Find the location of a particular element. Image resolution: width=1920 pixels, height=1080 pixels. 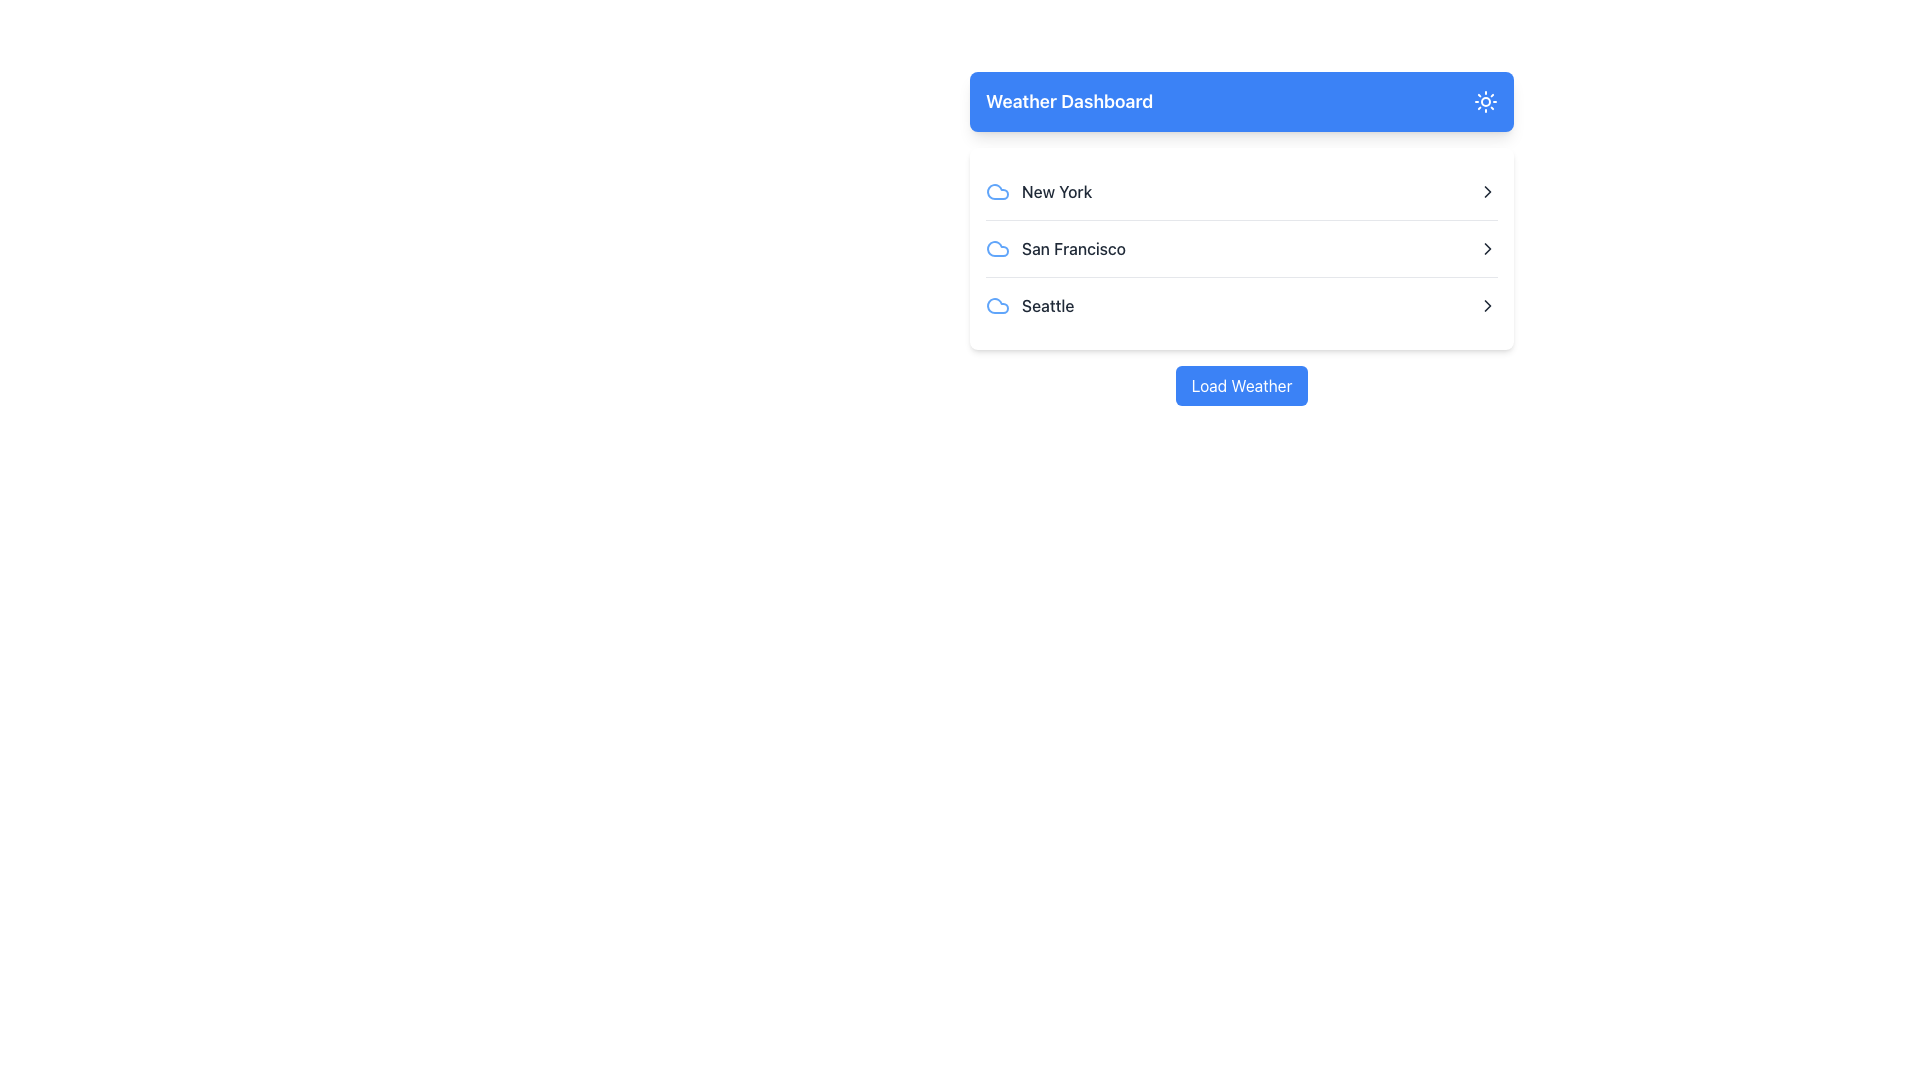

the first list item labeled 'New York' in the weather application interface, which includes a cloud icon preceding the text is located at coordinates (1039, 192).